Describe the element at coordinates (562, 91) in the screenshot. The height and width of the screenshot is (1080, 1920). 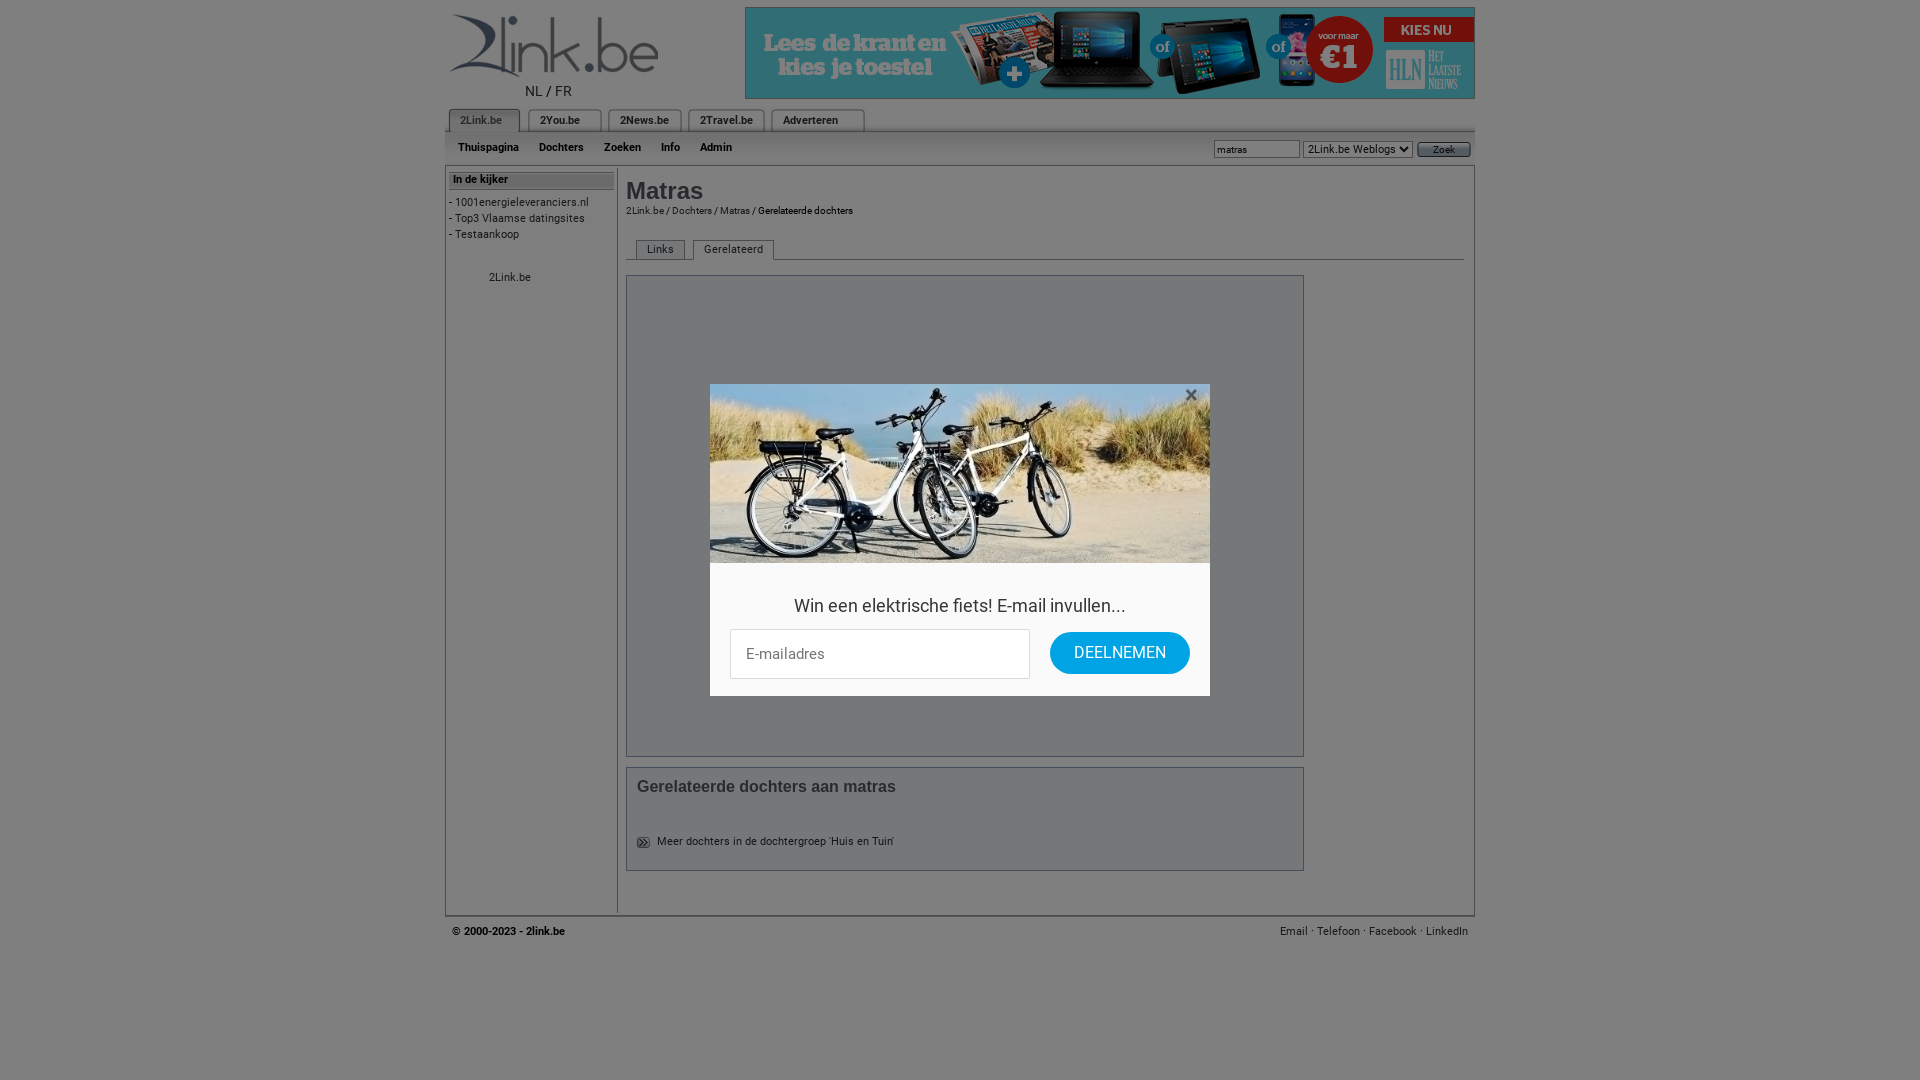
I see `'FR'` at that location.